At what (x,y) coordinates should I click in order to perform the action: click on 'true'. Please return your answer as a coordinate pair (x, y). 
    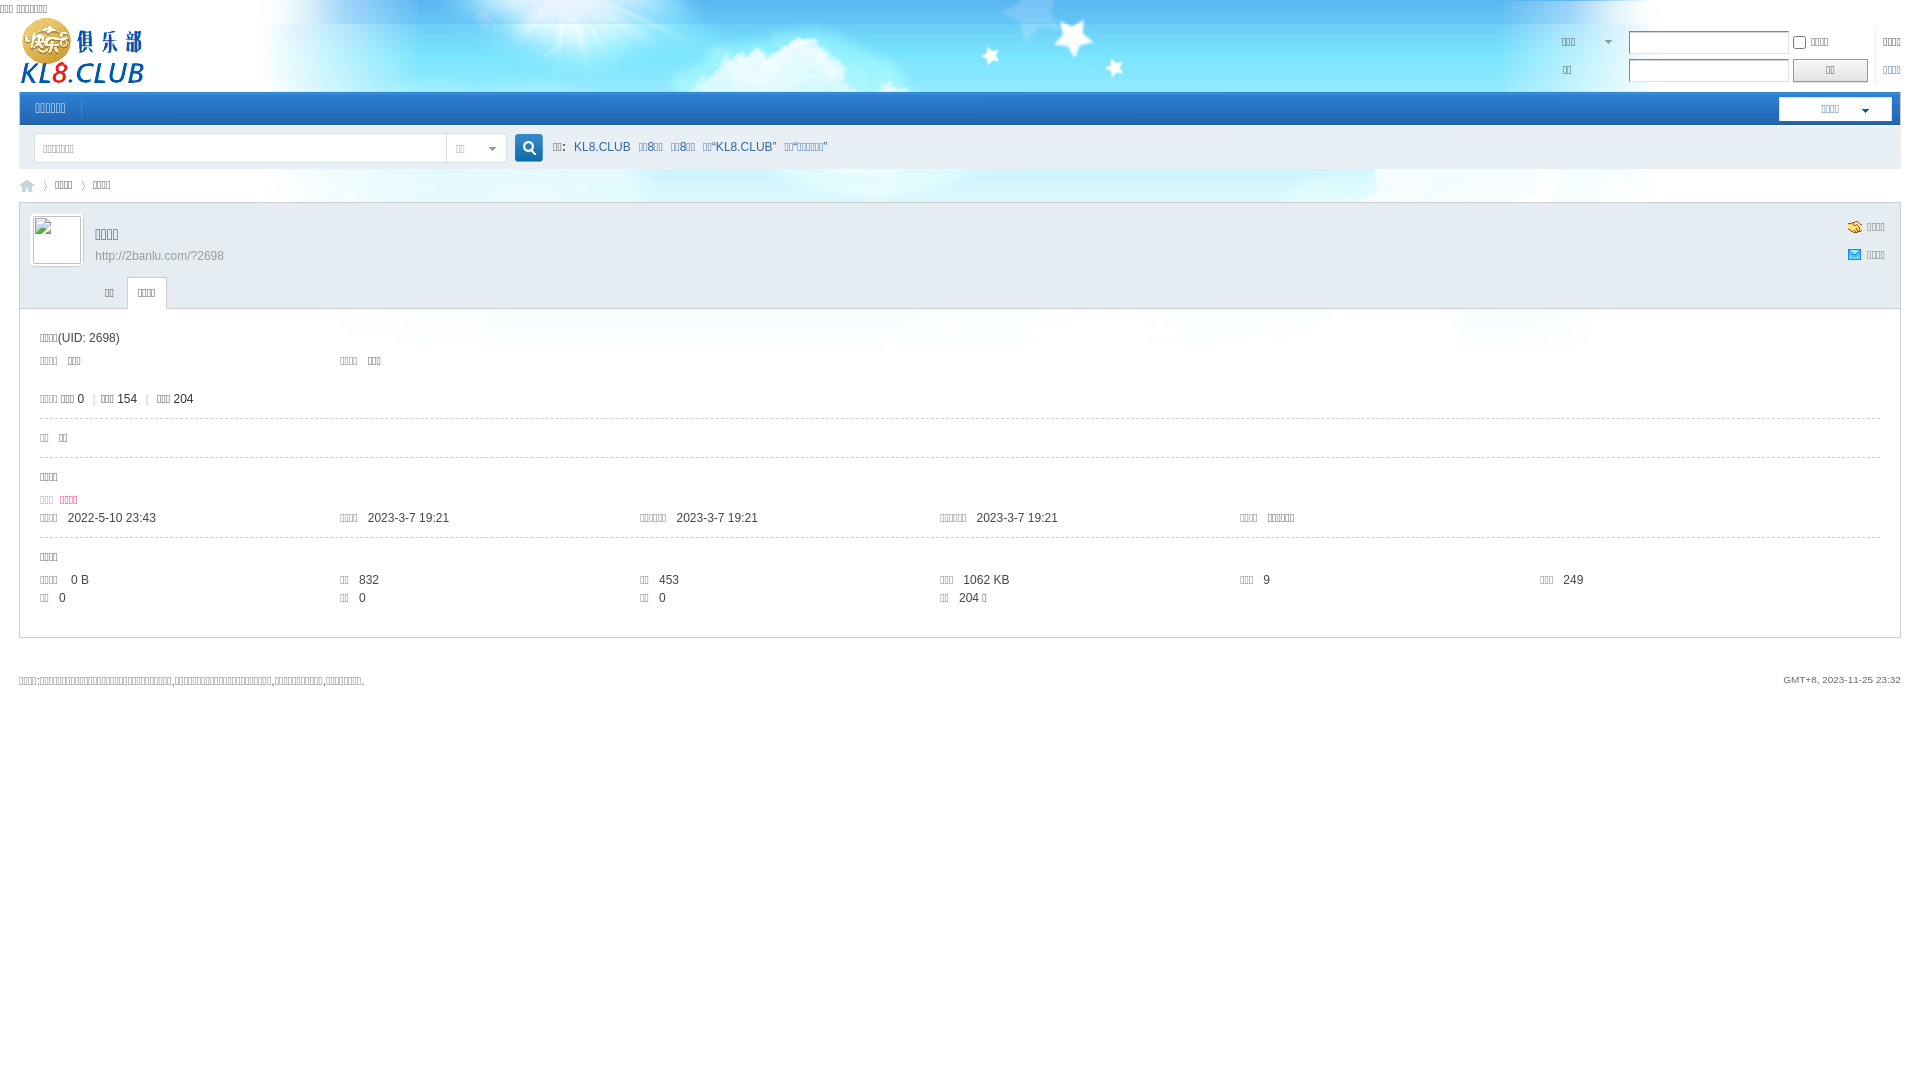
    Looking at the image, I should click on (507, 147).